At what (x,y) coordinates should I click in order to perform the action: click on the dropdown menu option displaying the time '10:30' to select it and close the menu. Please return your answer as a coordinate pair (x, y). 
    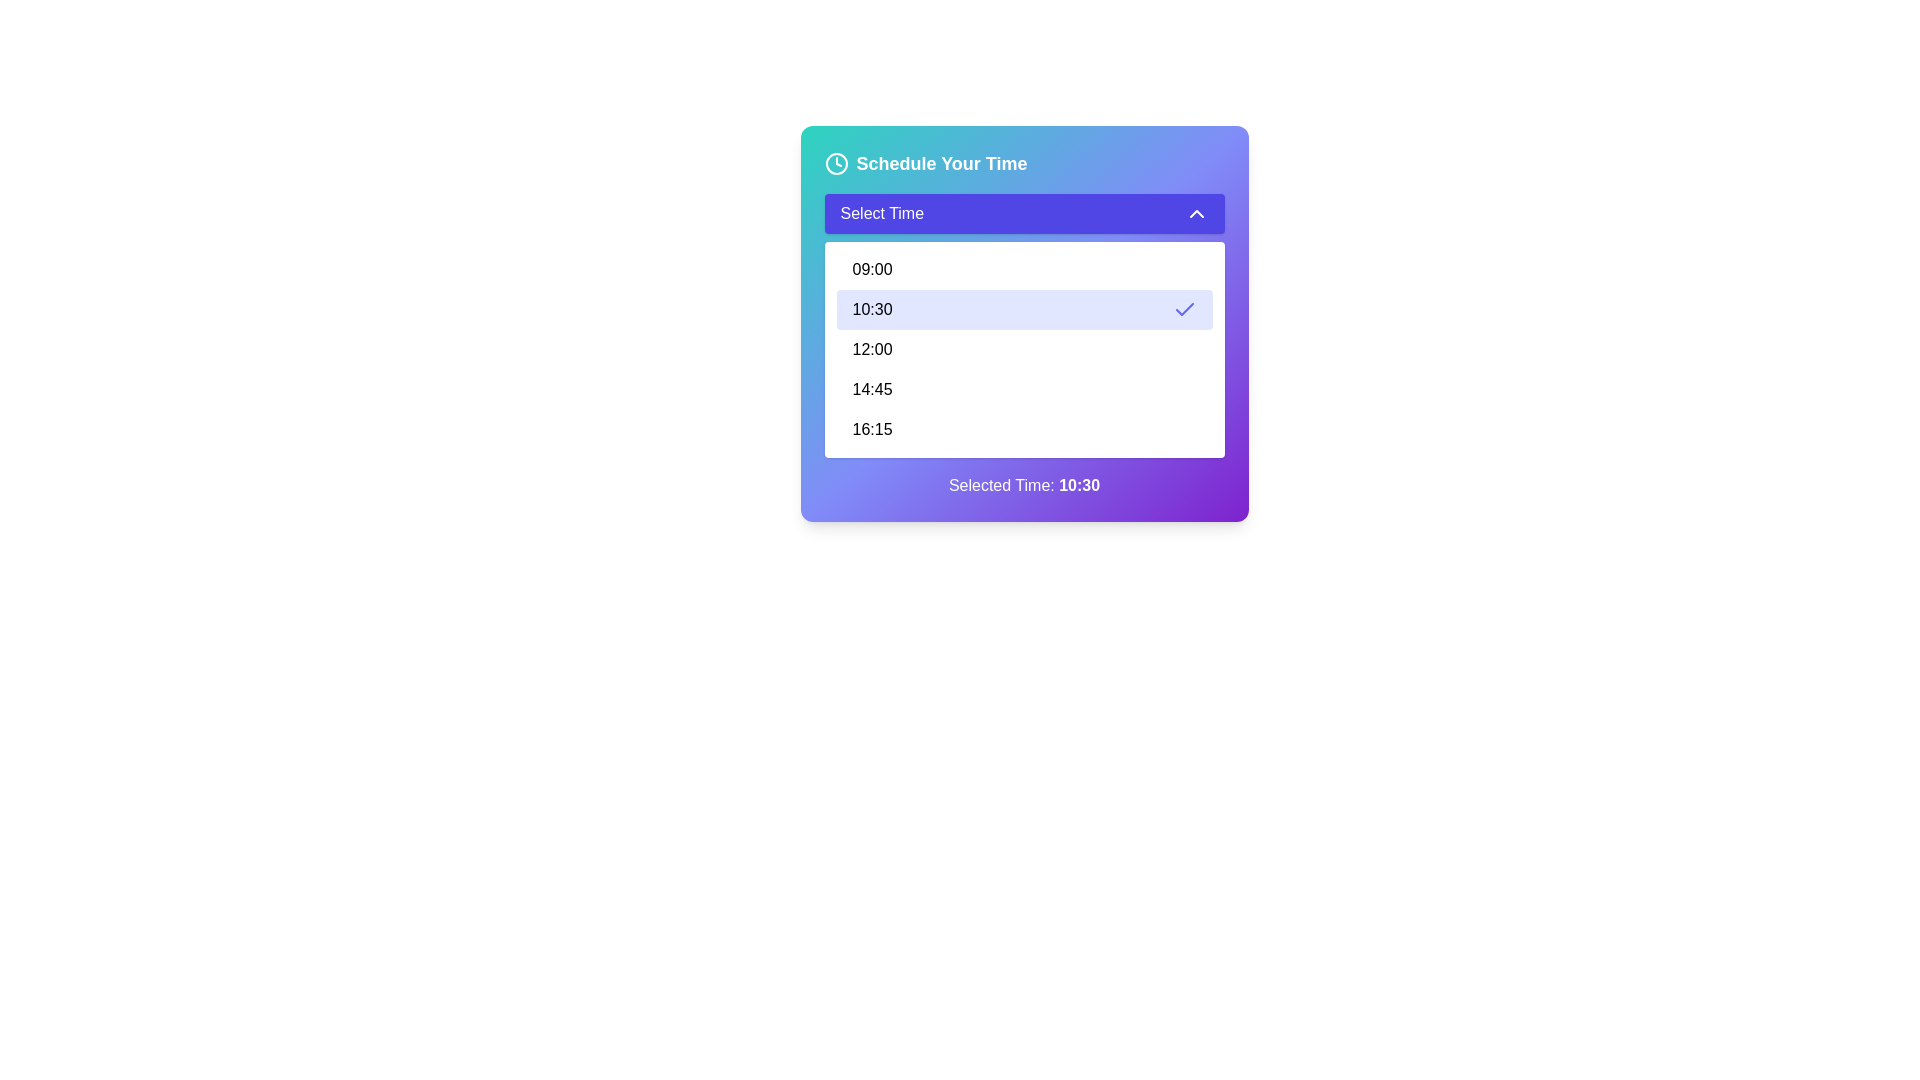
    Looking at the image, I should click on (872, 309).